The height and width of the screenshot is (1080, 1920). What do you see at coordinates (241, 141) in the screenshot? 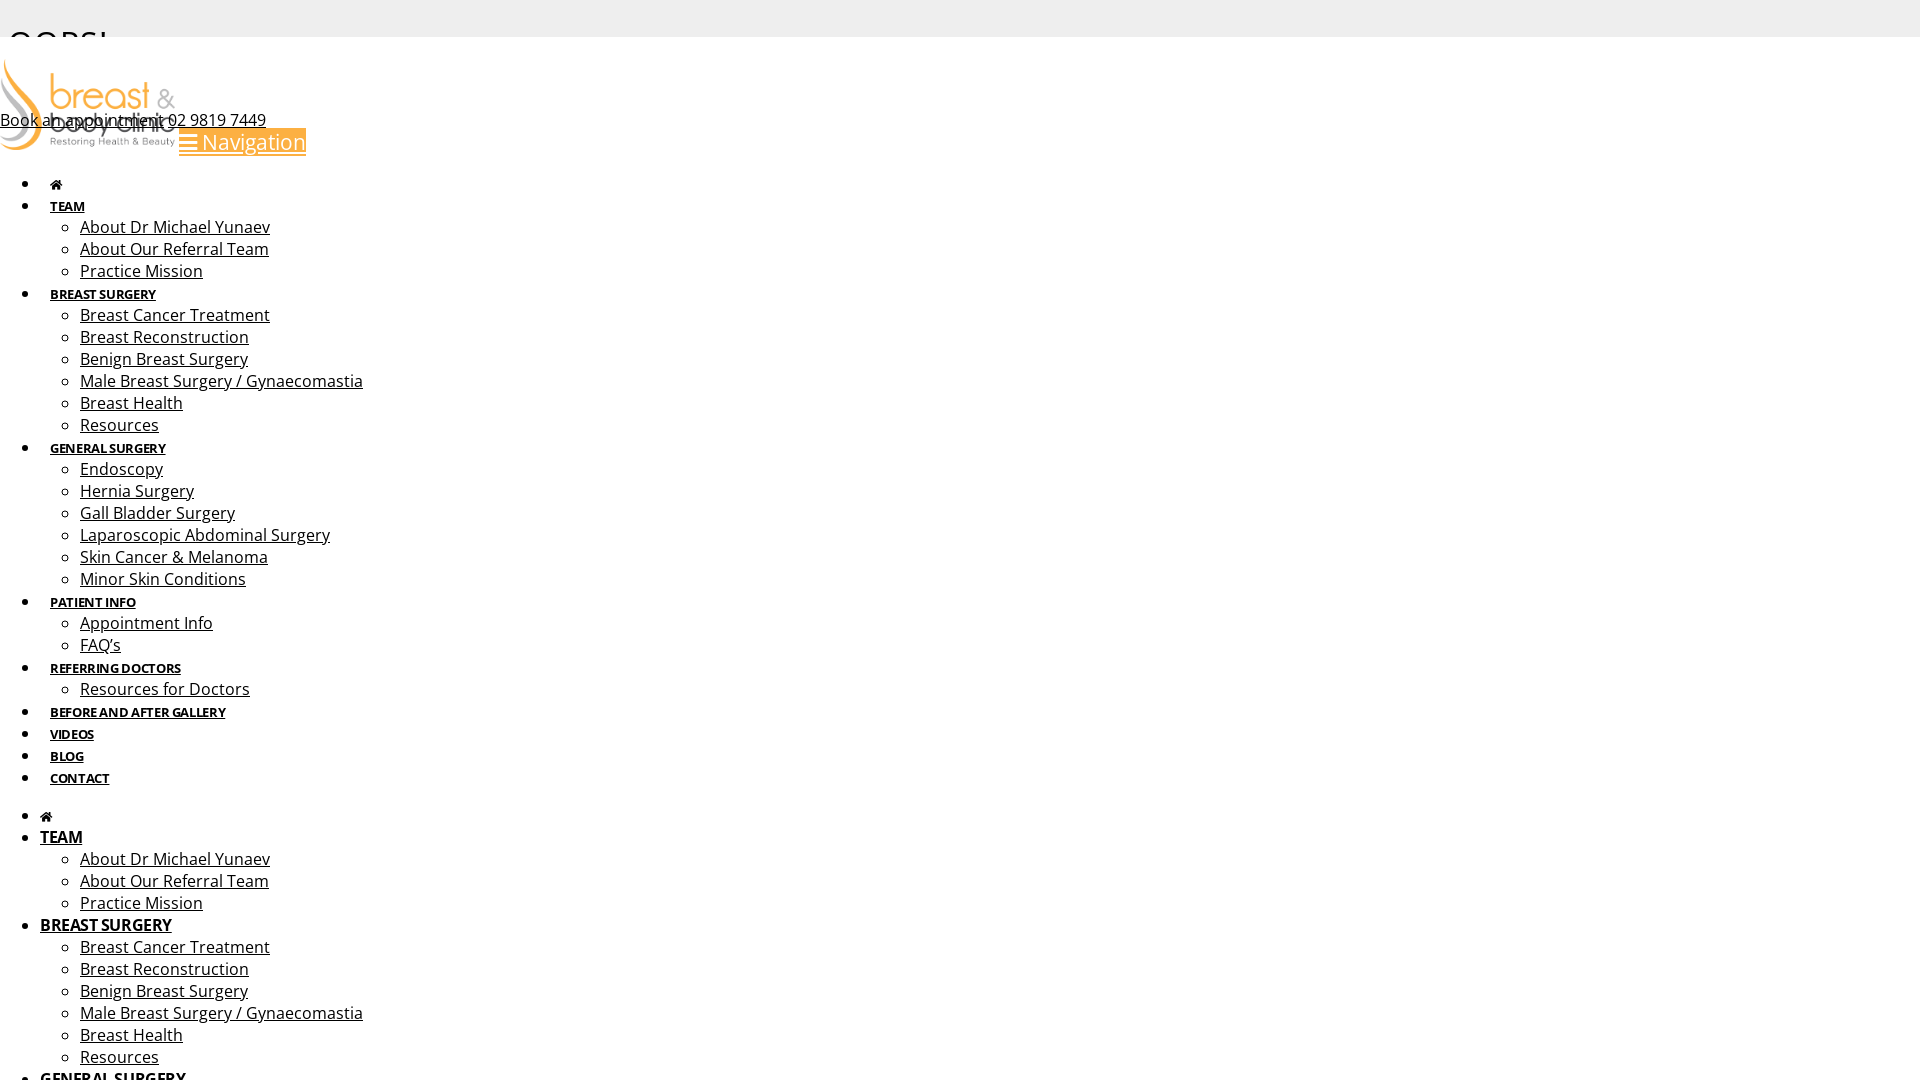
I see `'Navigation'` at bounding box center [241, 141].